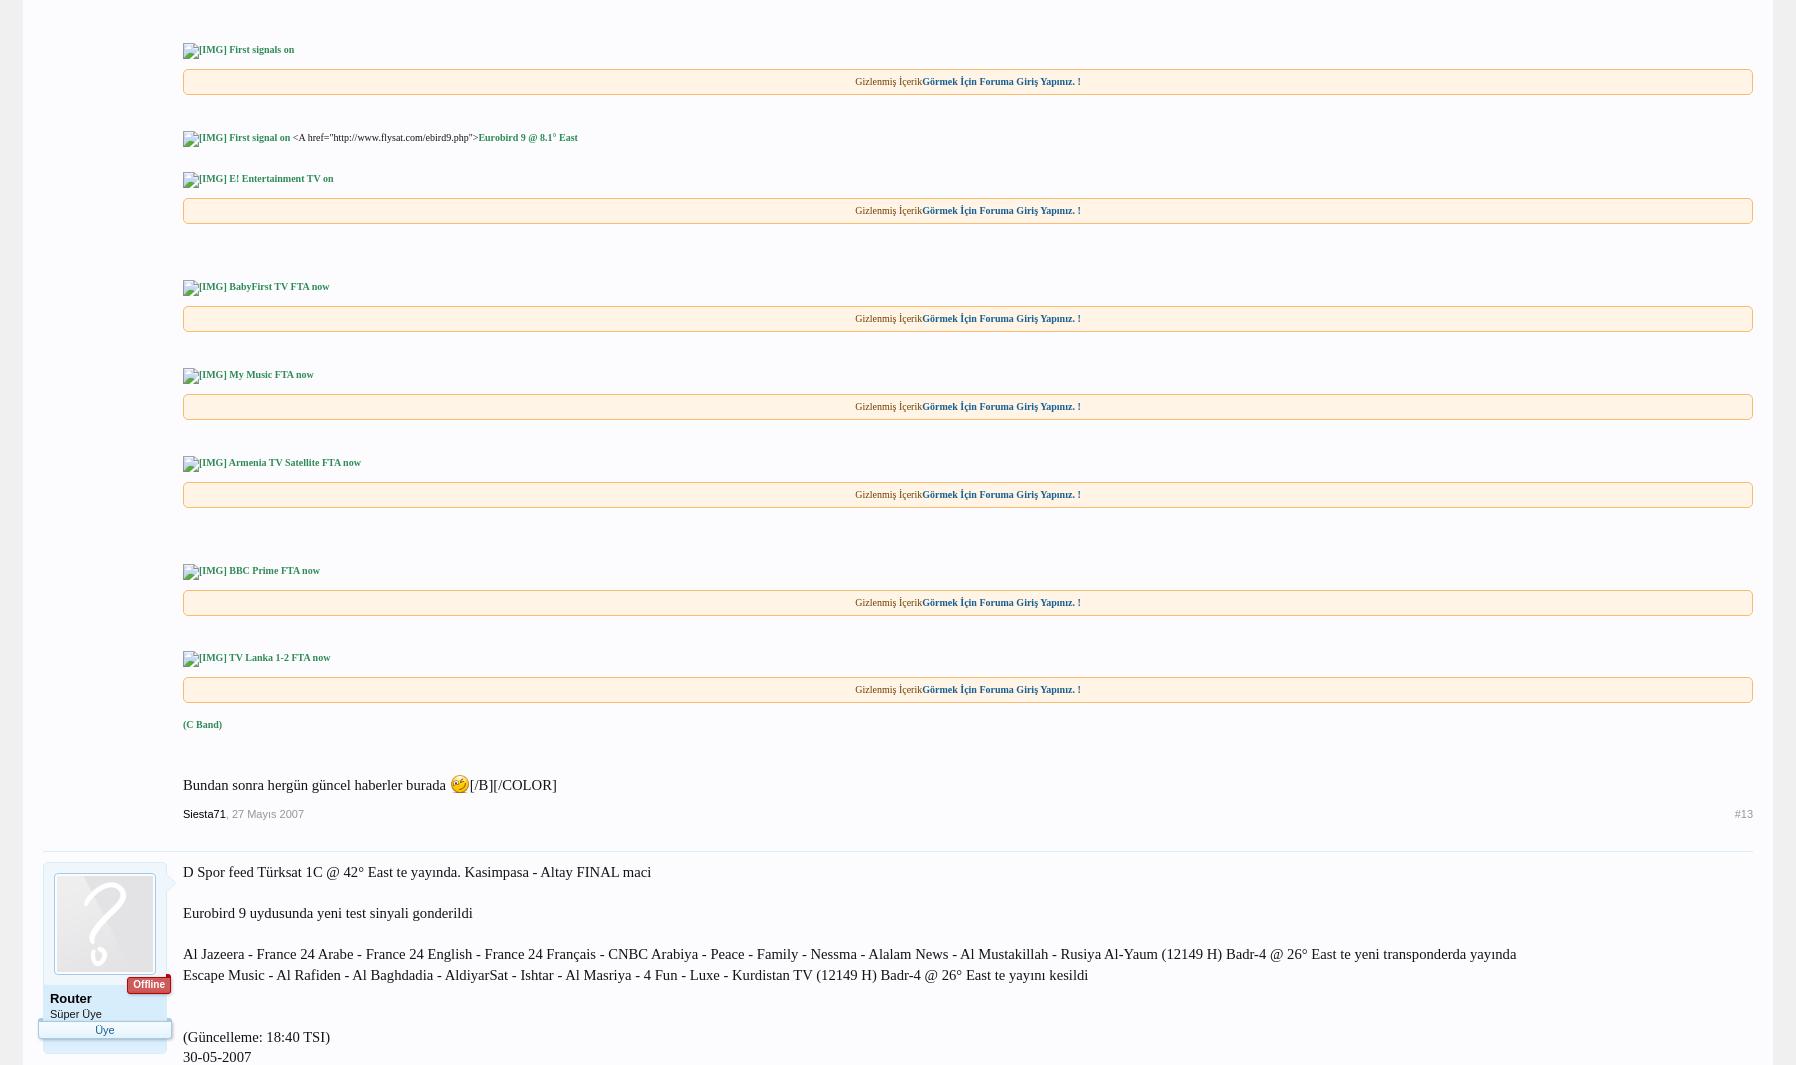 This screenshot has width=1796, height=1065. Describe the element at coordinates (416, 872) in the screenshot. I see `'D Spor feed Türksat 1C @ 42° East te yayında. Kasimpasa - Altay FINAL maci'` at that location.